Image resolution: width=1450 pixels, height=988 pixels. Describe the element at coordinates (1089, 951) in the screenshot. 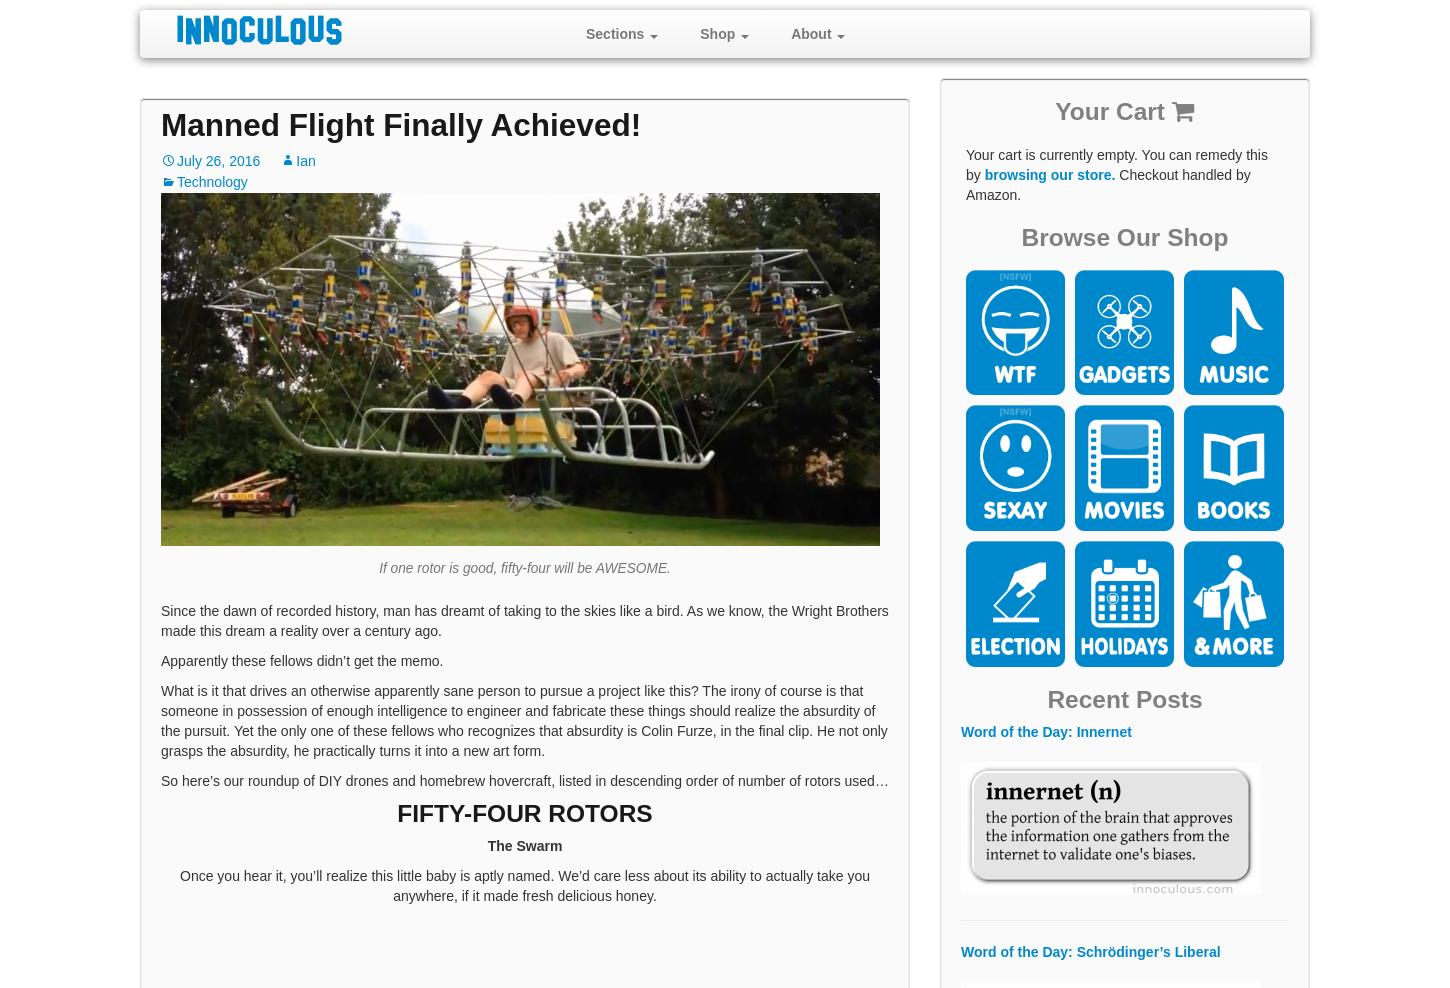

I see `'Word of the Day: Schrödinger’s Liberal'` at that location.